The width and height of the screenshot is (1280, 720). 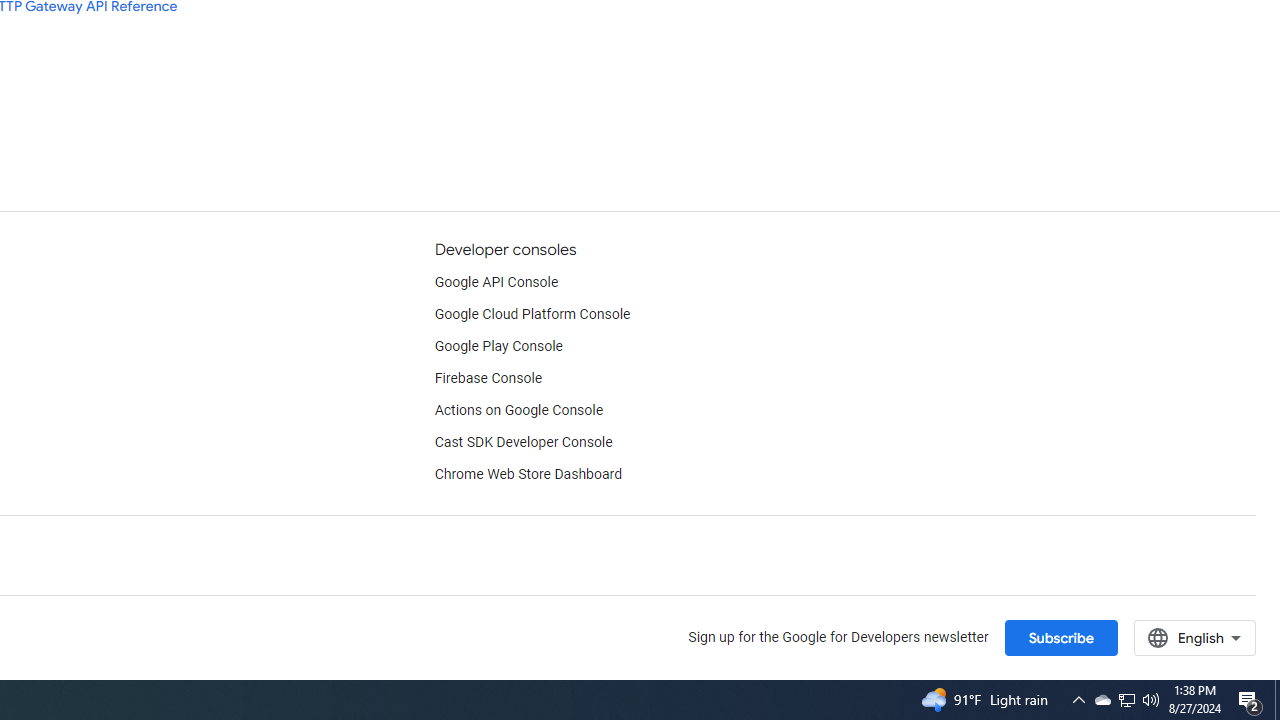 What do you see at coordinates (498, 346) in the screenshot?
I see `'Google Play Console'` at bounding box center [498, 346].